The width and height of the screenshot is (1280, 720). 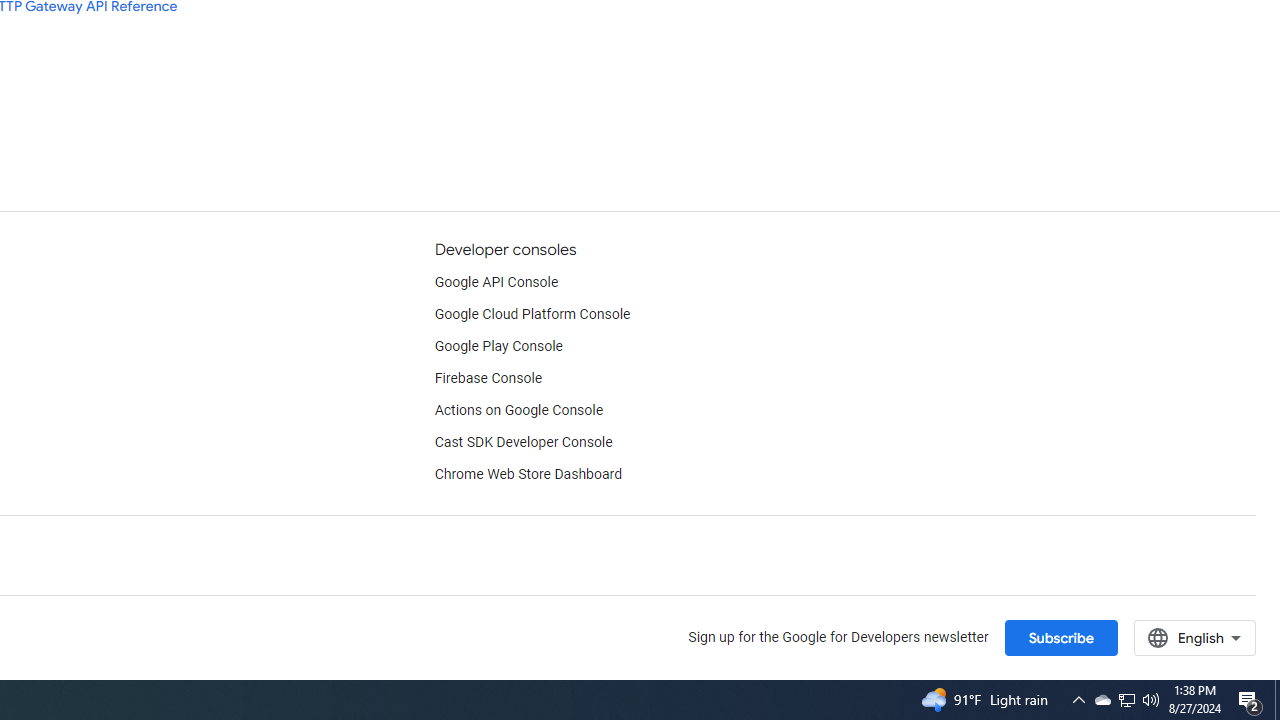 What do you see at coordinates (498, 346) in the screenshot?
I see `'Google Play Console'` at bounding box center [498, 346].